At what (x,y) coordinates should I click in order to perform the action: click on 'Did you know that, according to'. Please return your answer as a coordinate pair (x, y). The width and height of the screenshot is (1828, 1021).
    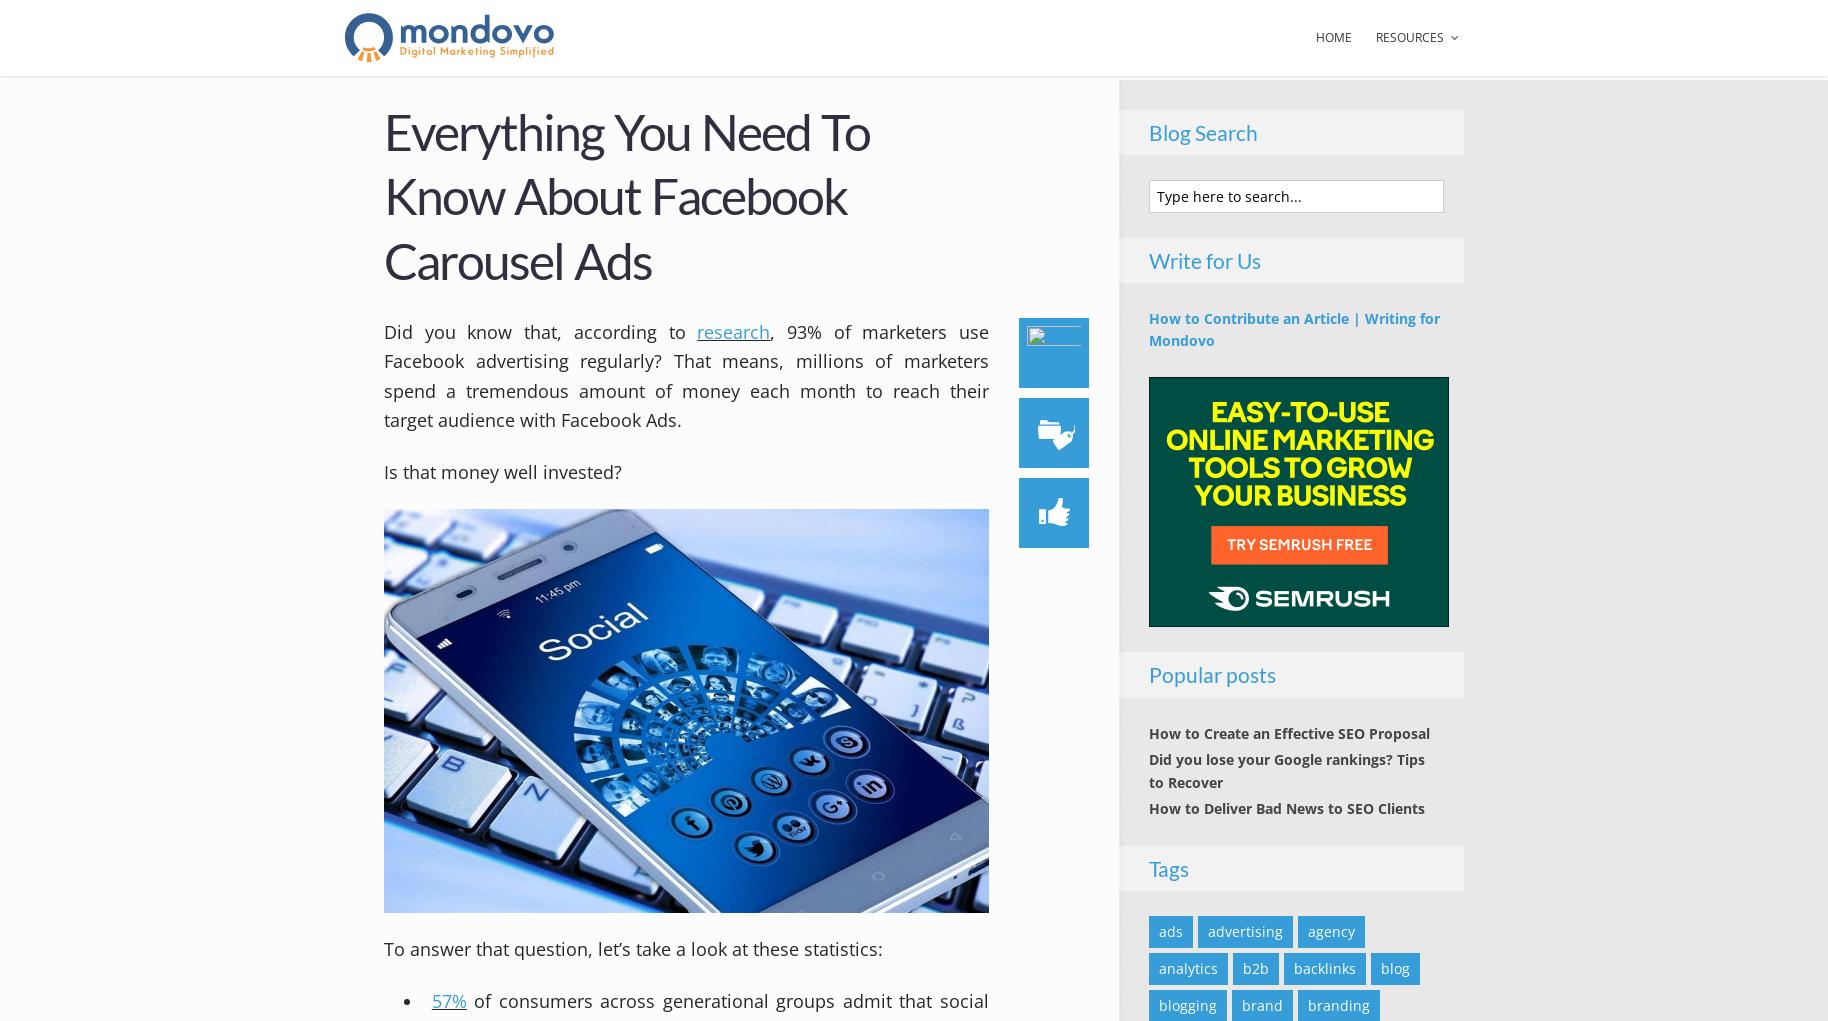
    Looking at the image, I should click on (384, 331).